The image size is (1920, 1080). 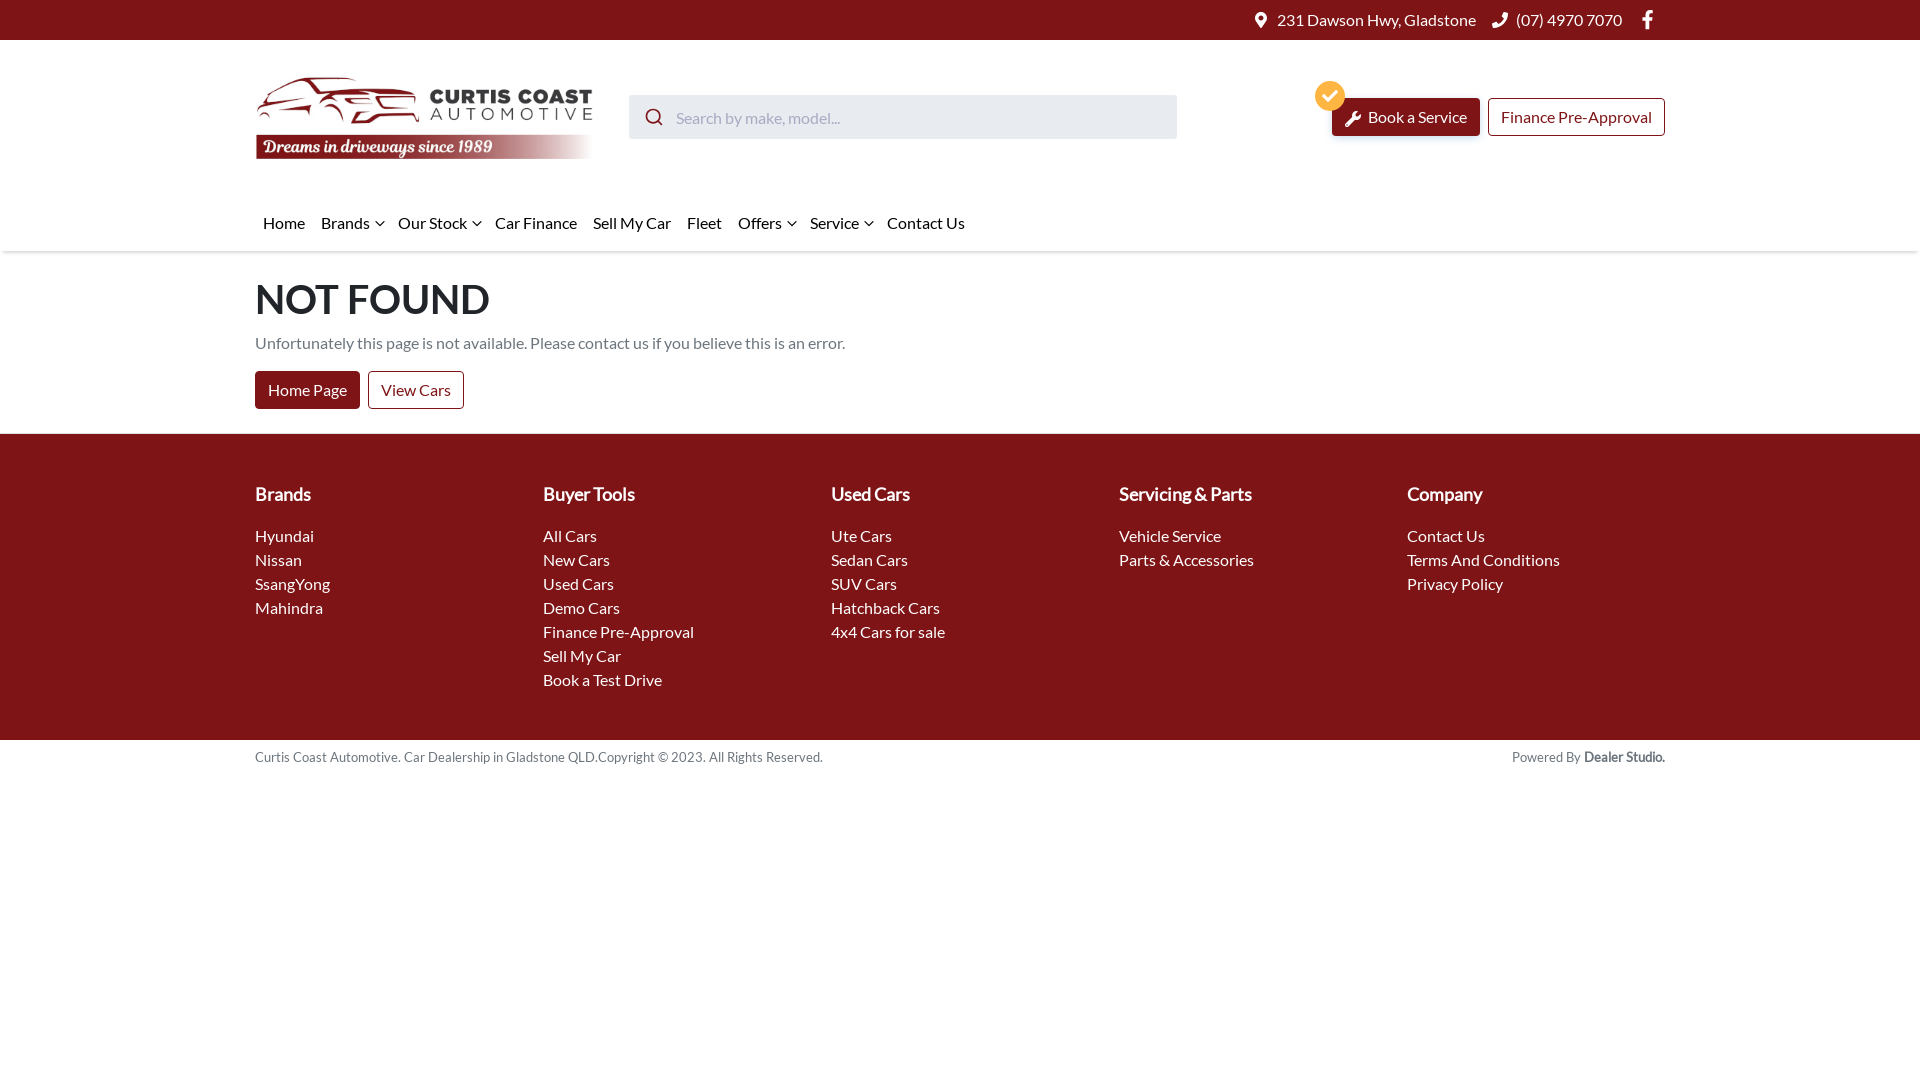 I want to click on 'Fleet', so click(x=704, y=223).